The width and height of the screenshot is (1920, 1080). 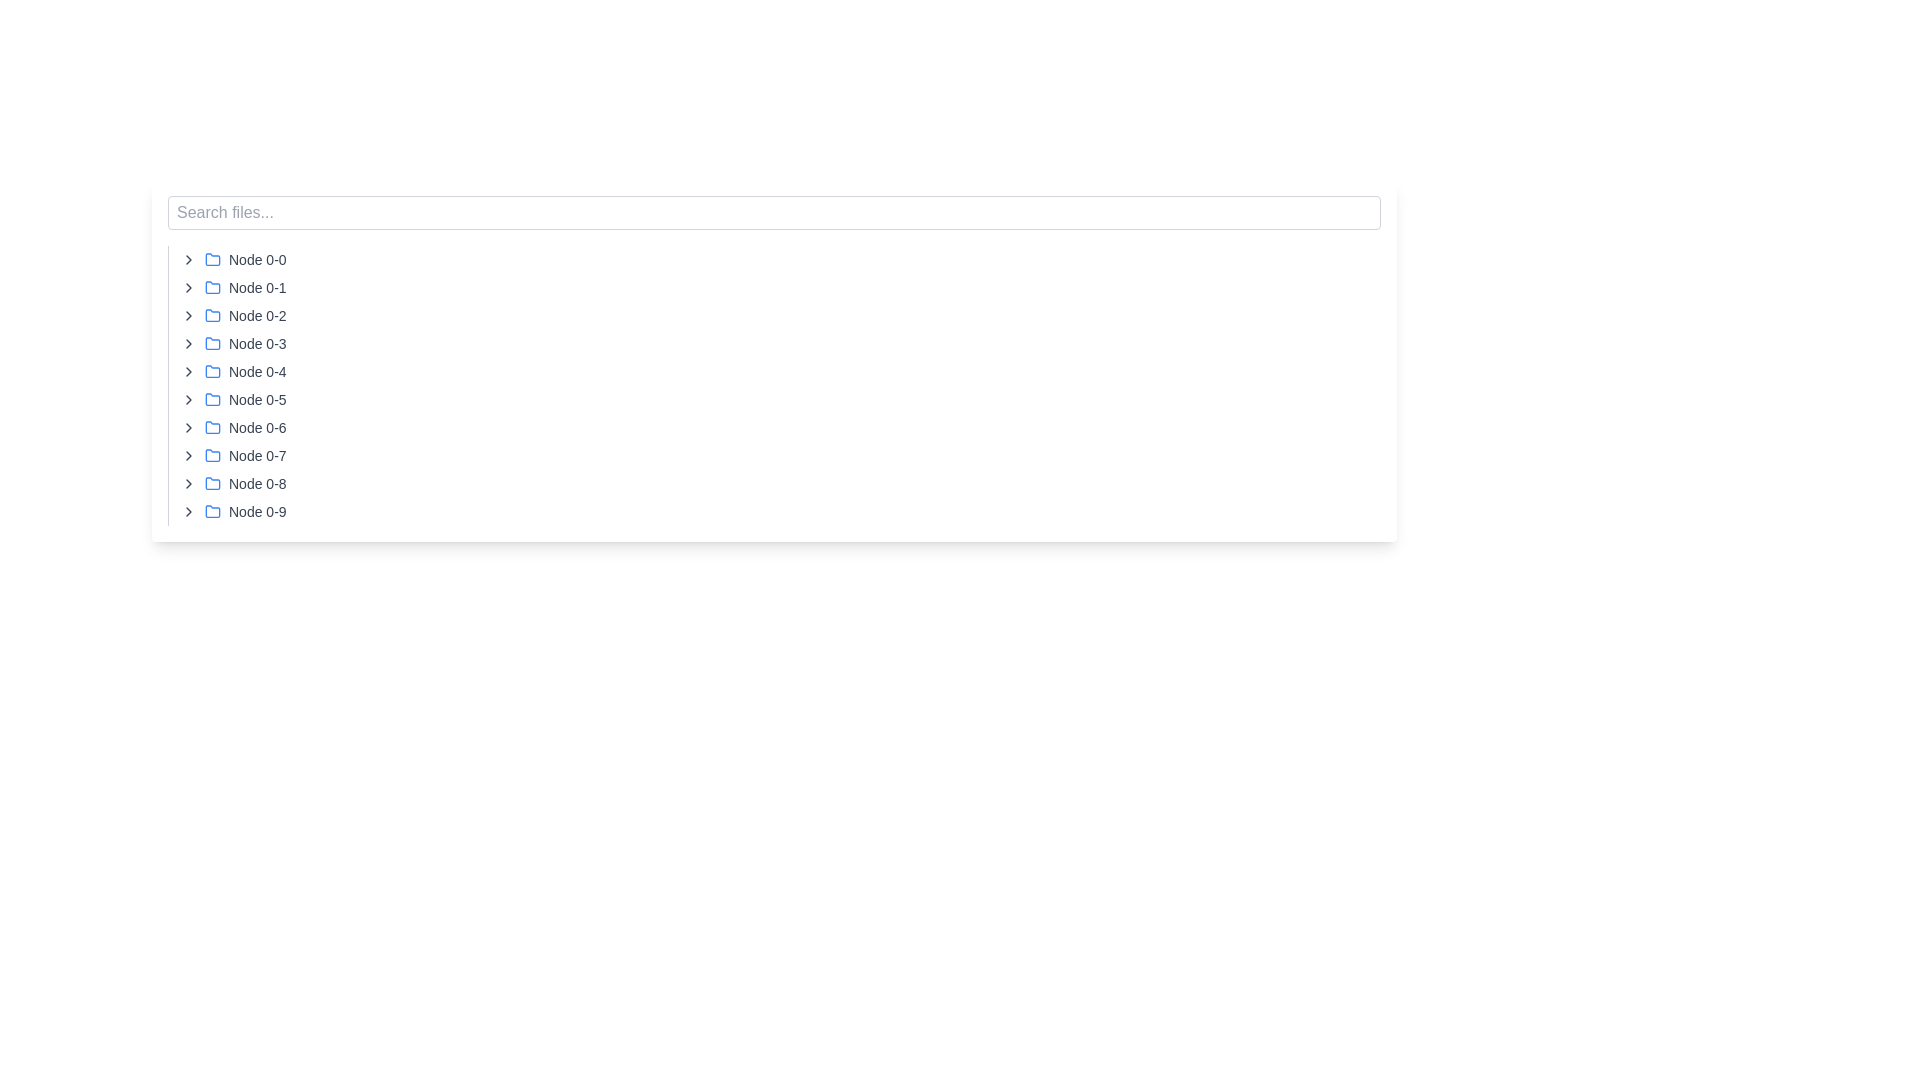 I want to click on the text label displaying 'Node 0-7', which is the eighth item in a list of nodes in a collapsible tree structure, so click(x=256, y=455).